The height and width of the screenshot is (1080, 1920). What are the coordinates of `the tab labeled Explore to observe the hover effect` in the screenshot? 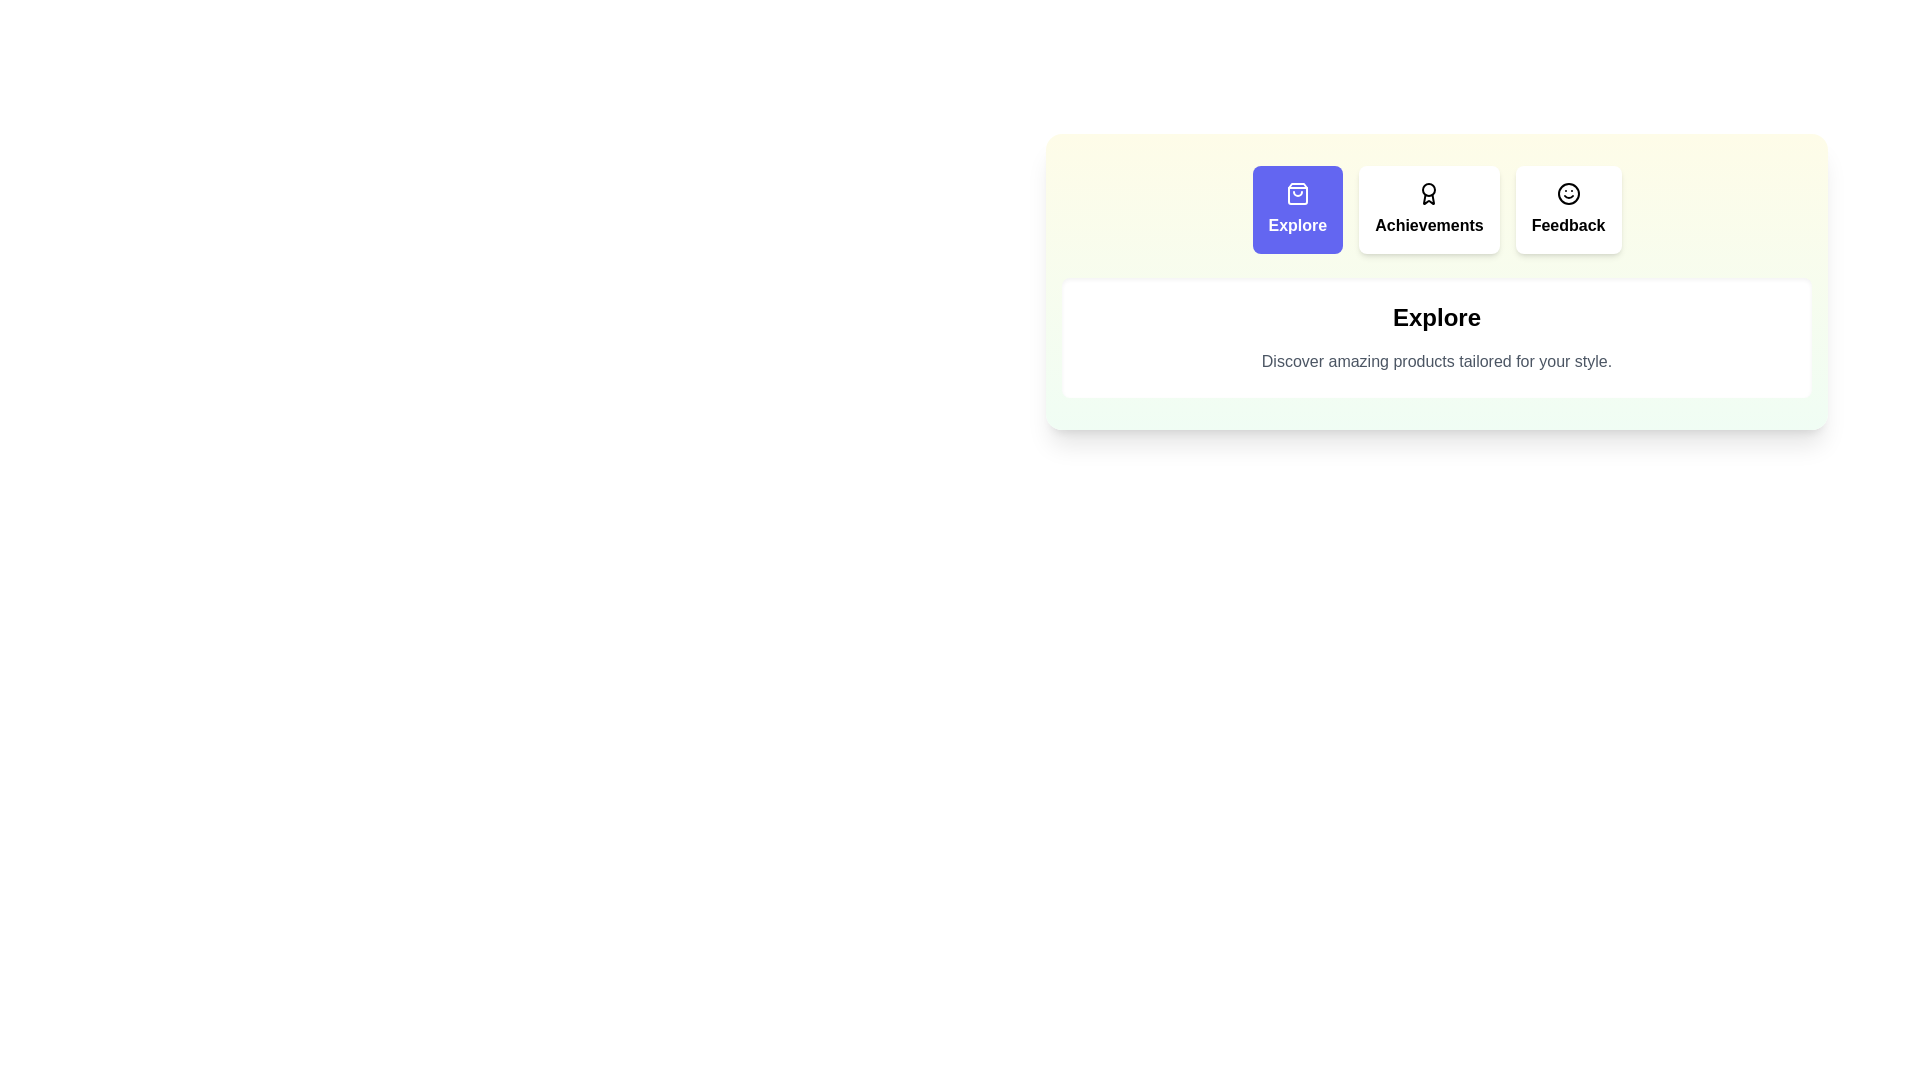 It's located at (1296, 209).